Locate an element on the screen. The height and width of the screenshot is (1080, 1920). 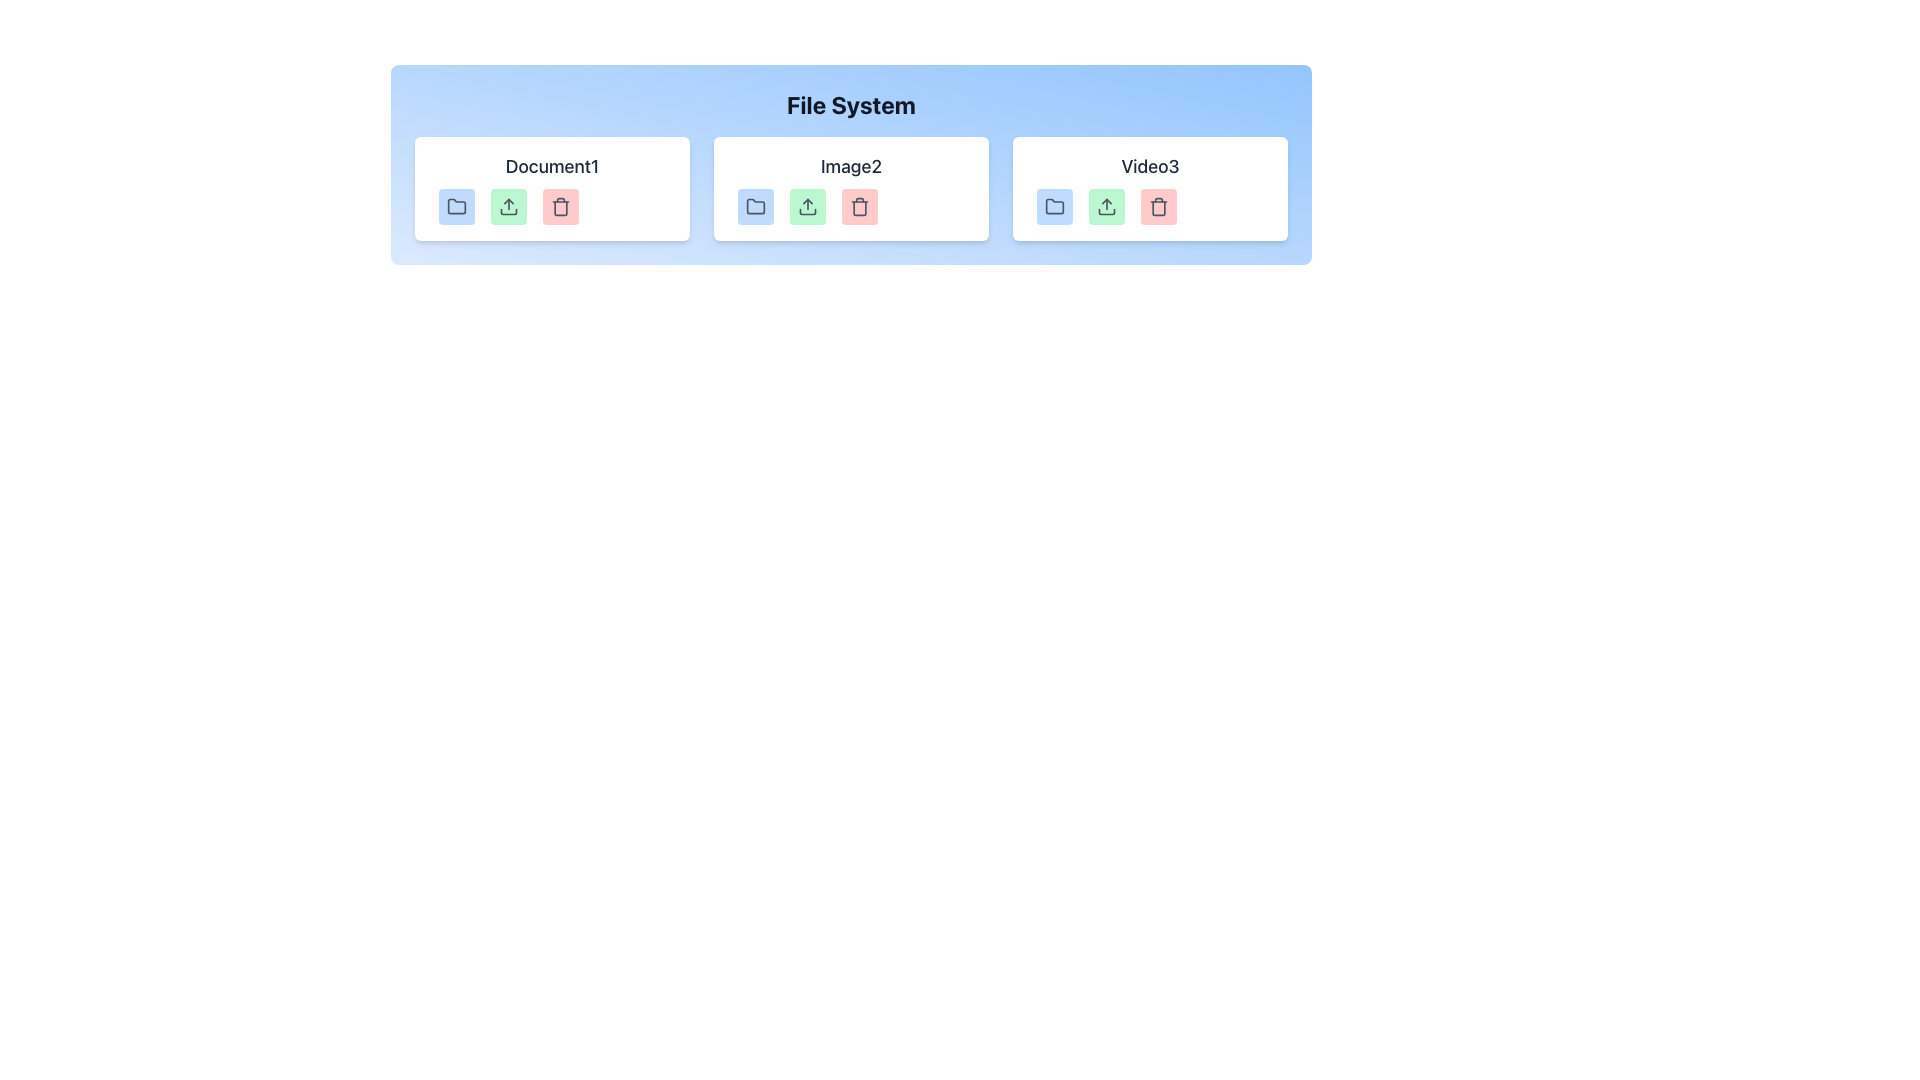
the bottom rectangular section of the upload icon, which is part of the green upload button in the central card associated with 'Image2' is located at coordinates (807, 212).